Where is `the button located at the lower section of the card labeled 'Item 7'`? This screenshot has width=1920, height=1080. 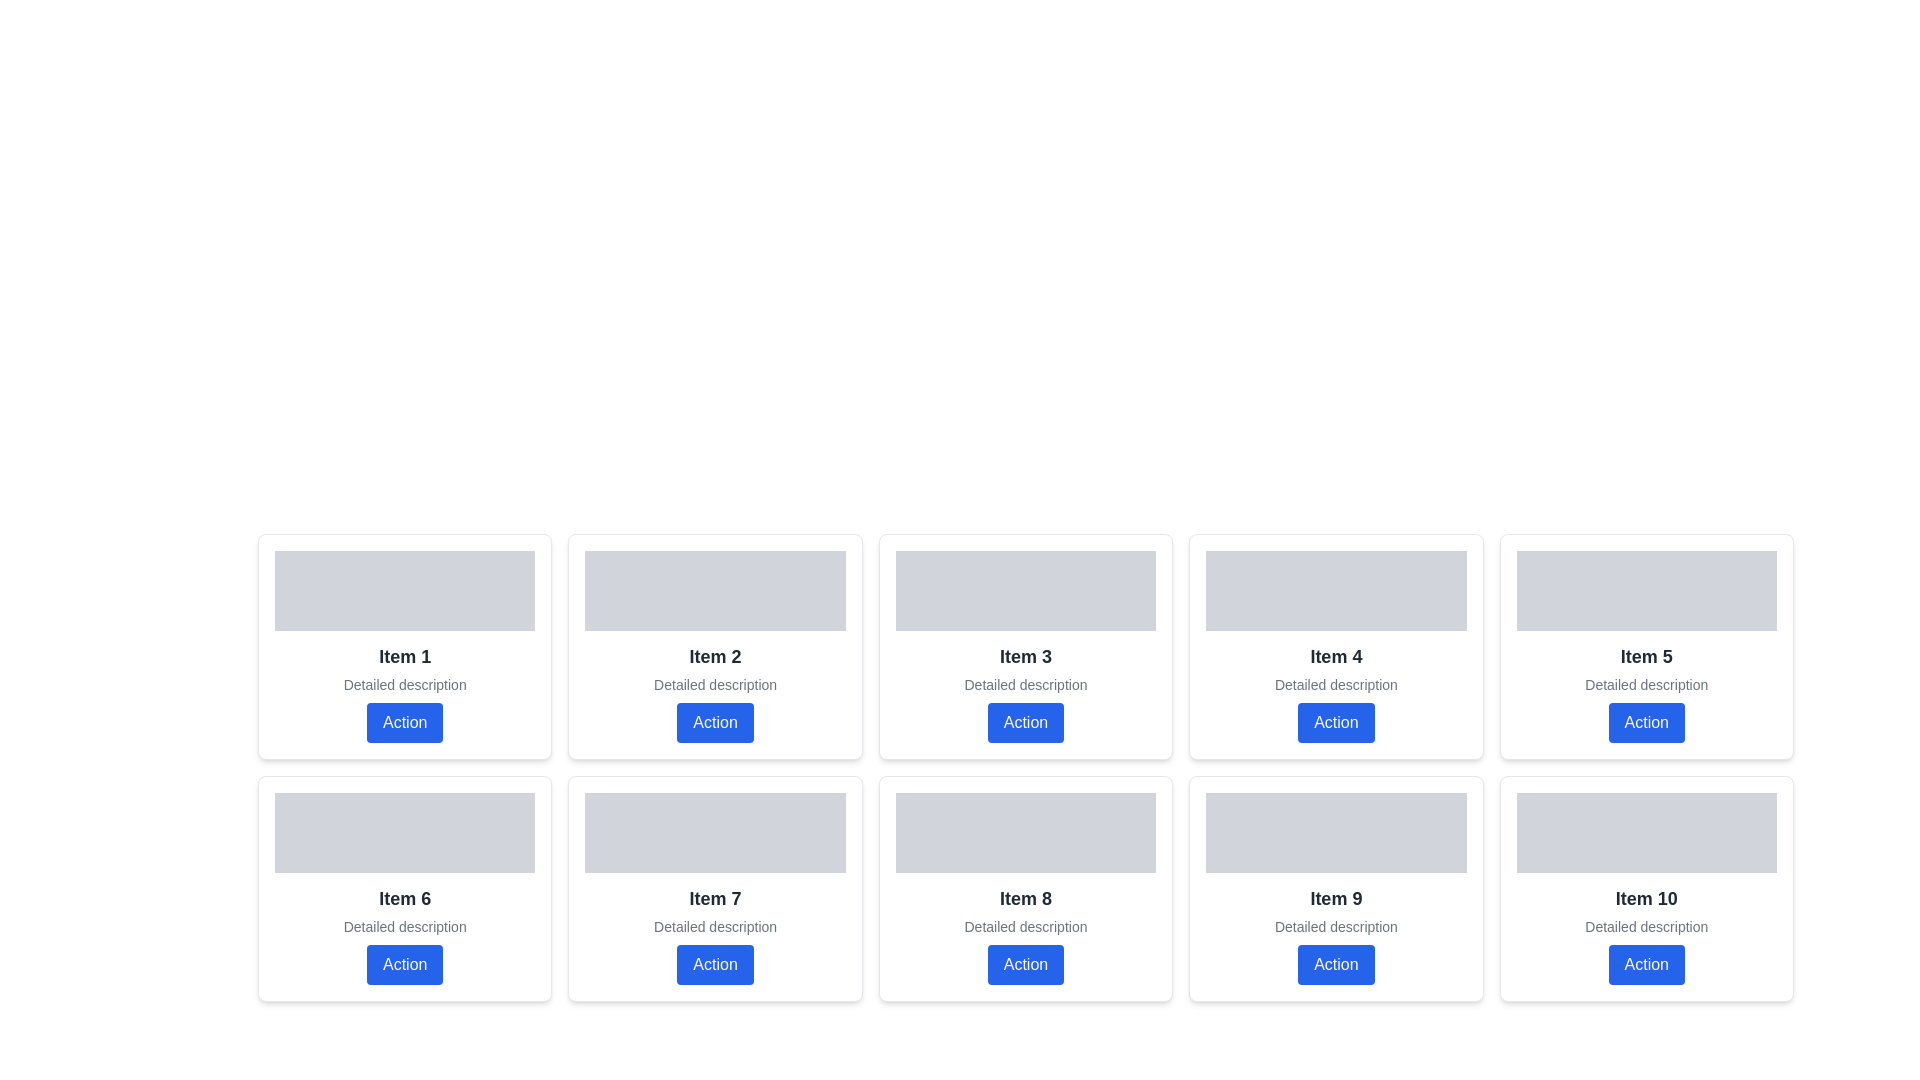
the button located at the lower section of the card labeled 'Item 7' is located at coordinates (715, 963).